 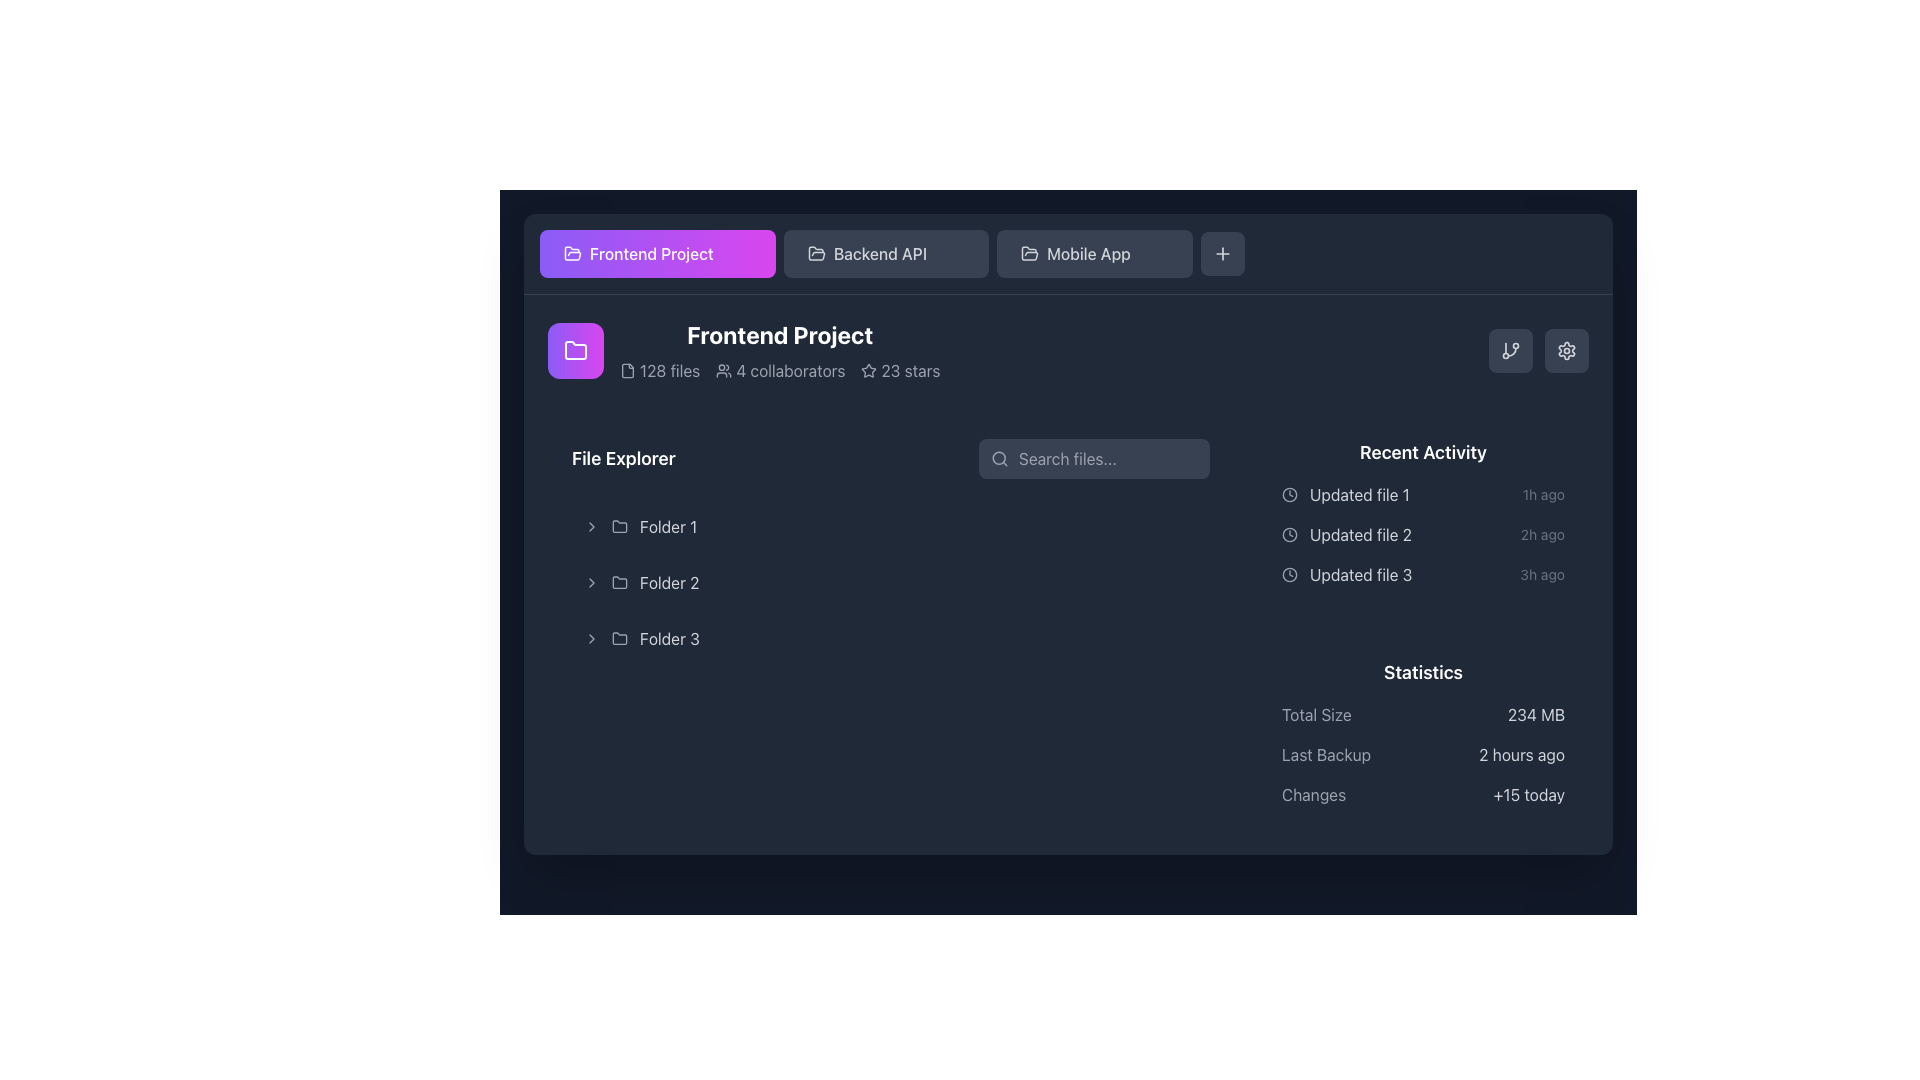 What do you see at coordinates (669, 639) in the screenshot?
I see `the text label 'Folder 3' in the 'File Explorer' section to interact with it and navigate into the specified folder` at bounding box center [669, 639].